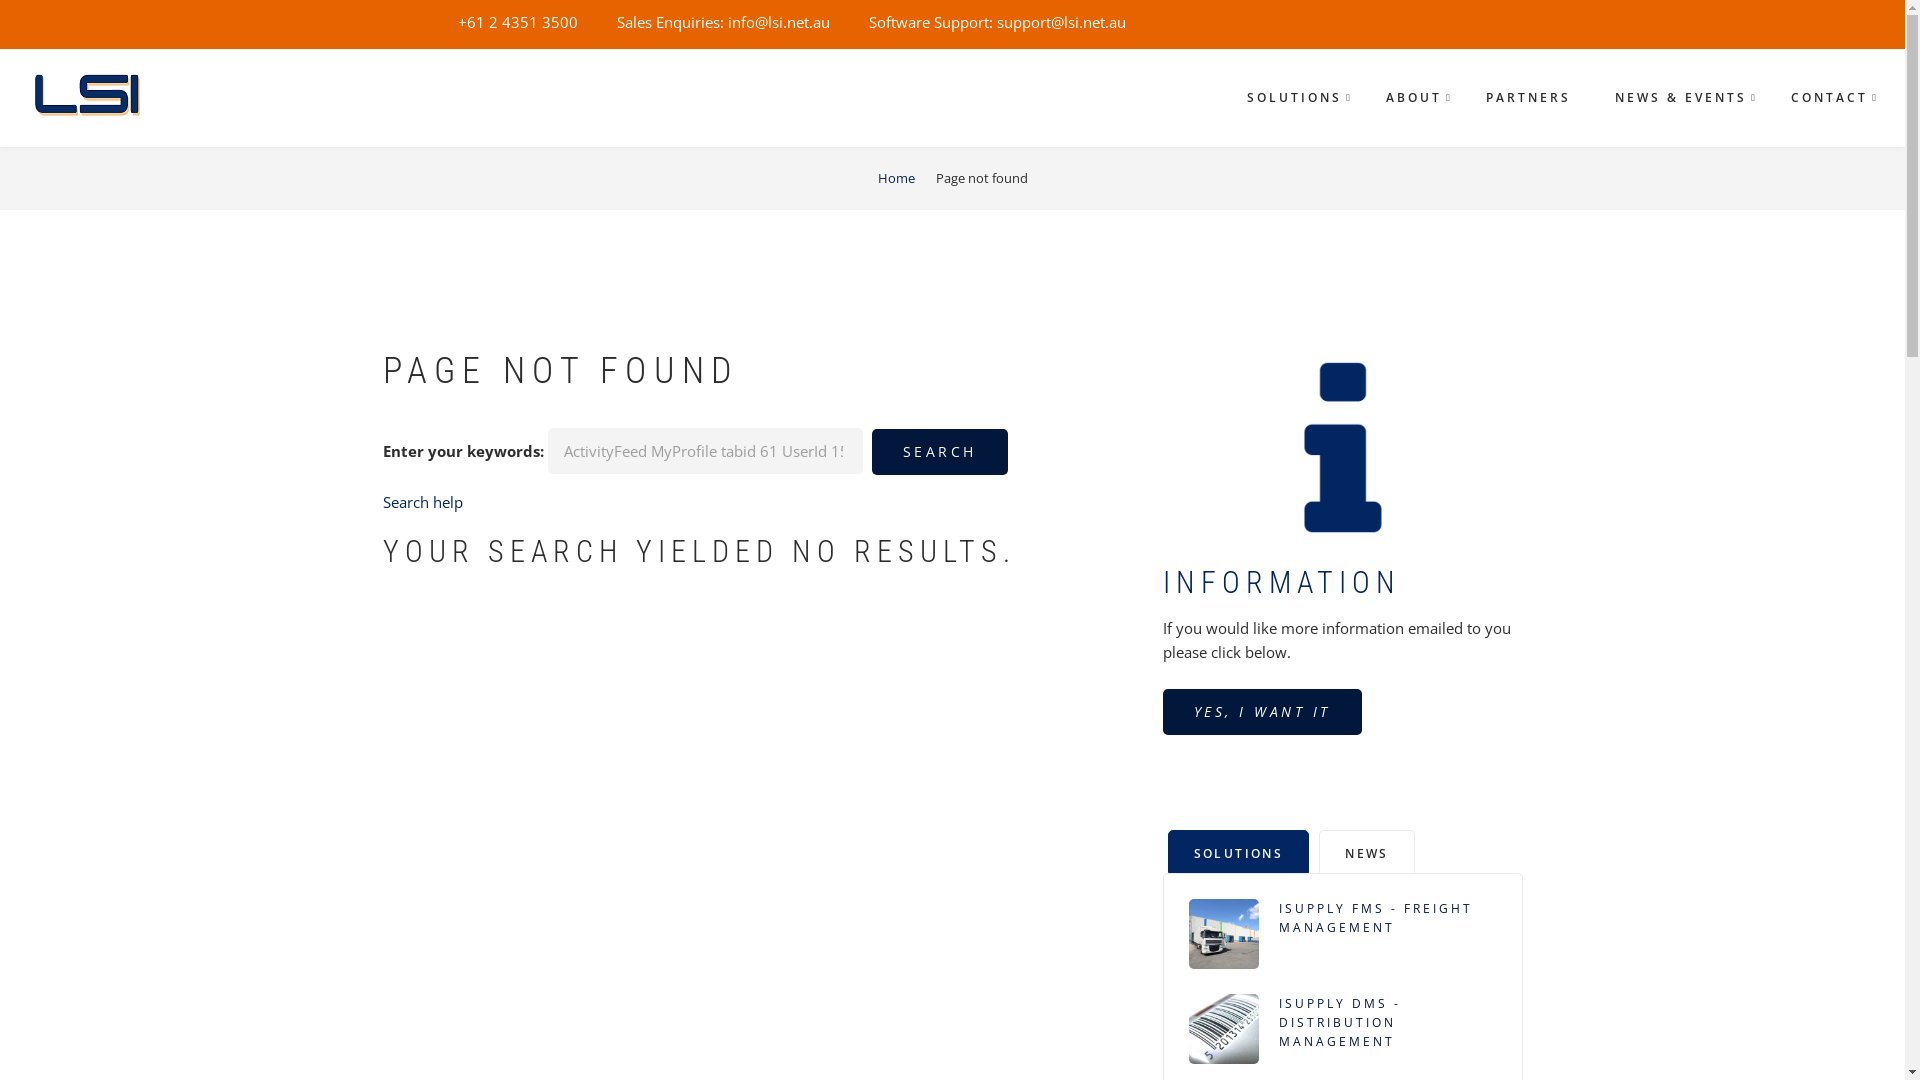 This screenshot has width=1920, height=1080. What do you see at coordinates (1059, 22) in the screenshot?
I see `'support@lsi.net.au'` at bounding box center [1059, 22].